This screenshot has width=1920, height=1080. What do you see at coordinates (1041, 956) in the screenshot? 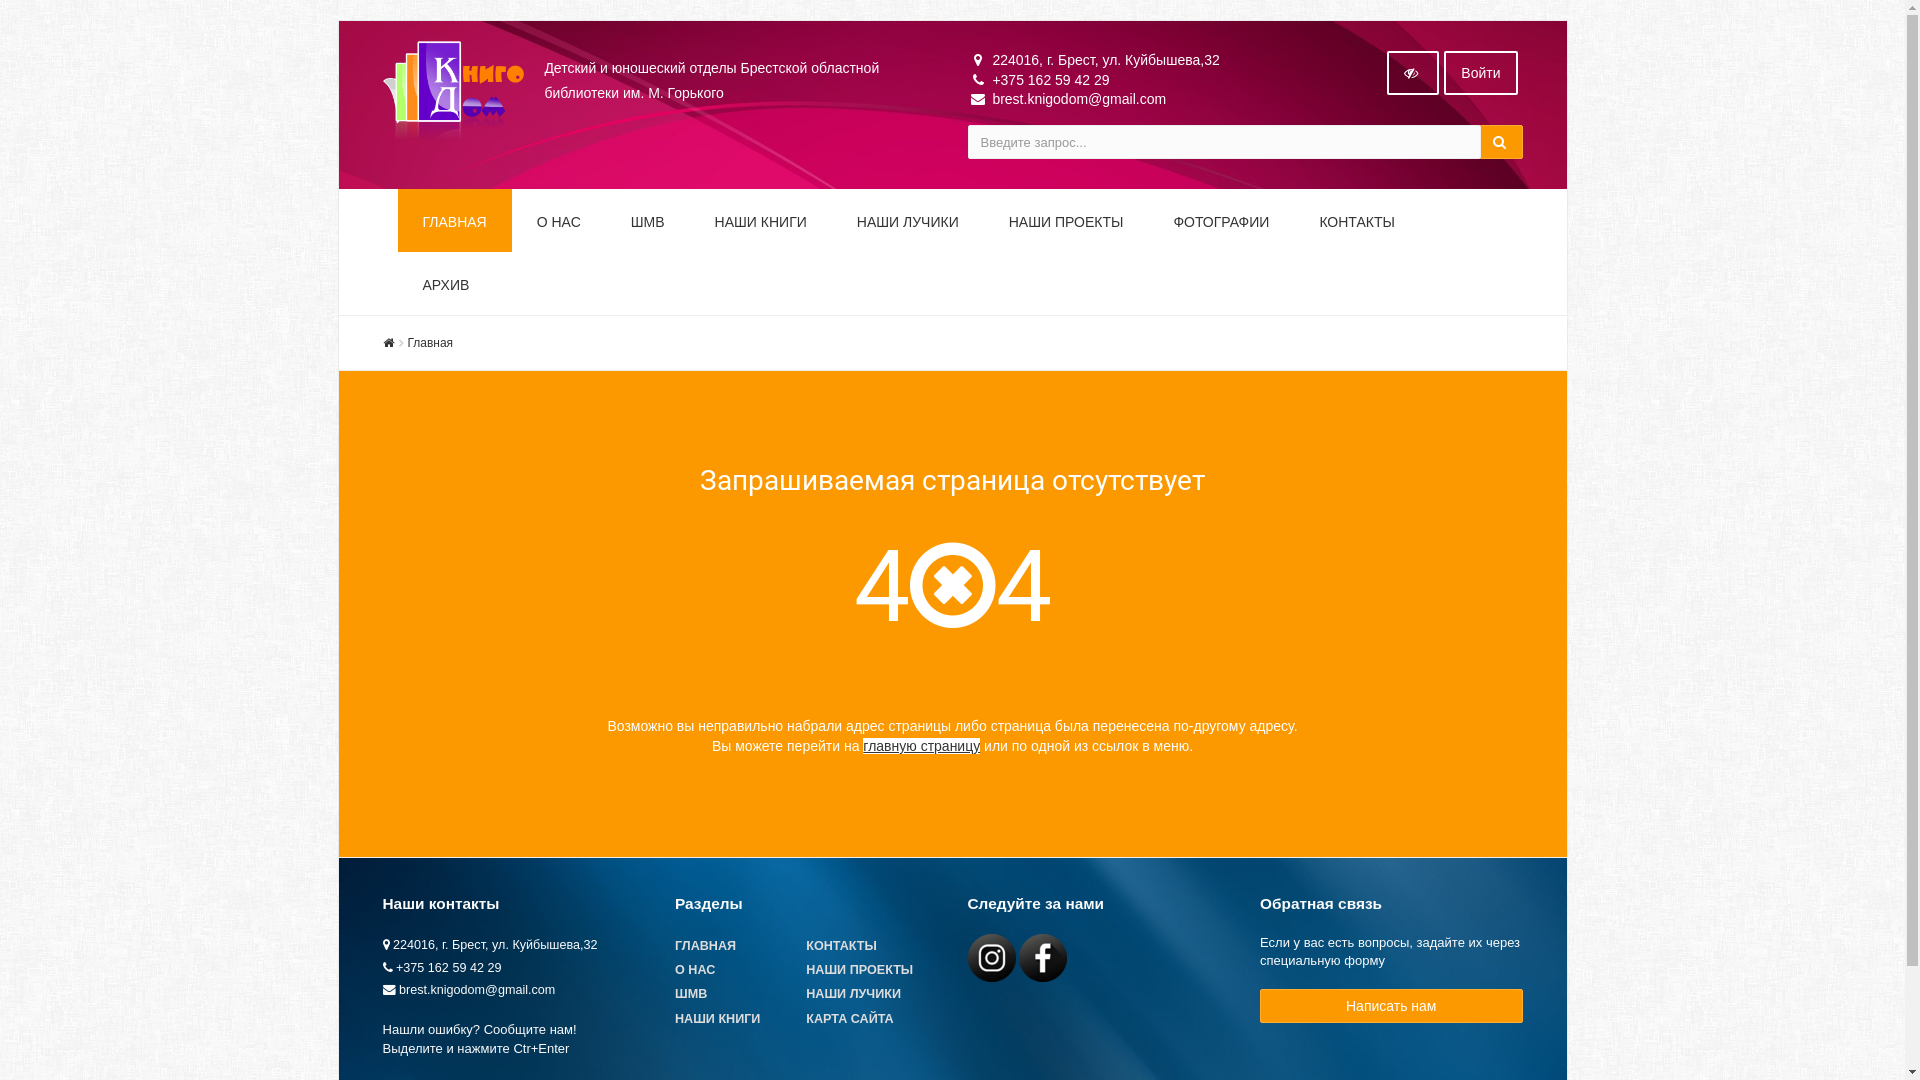
I see `'Facebook'` at bounding box center [1041, 956].